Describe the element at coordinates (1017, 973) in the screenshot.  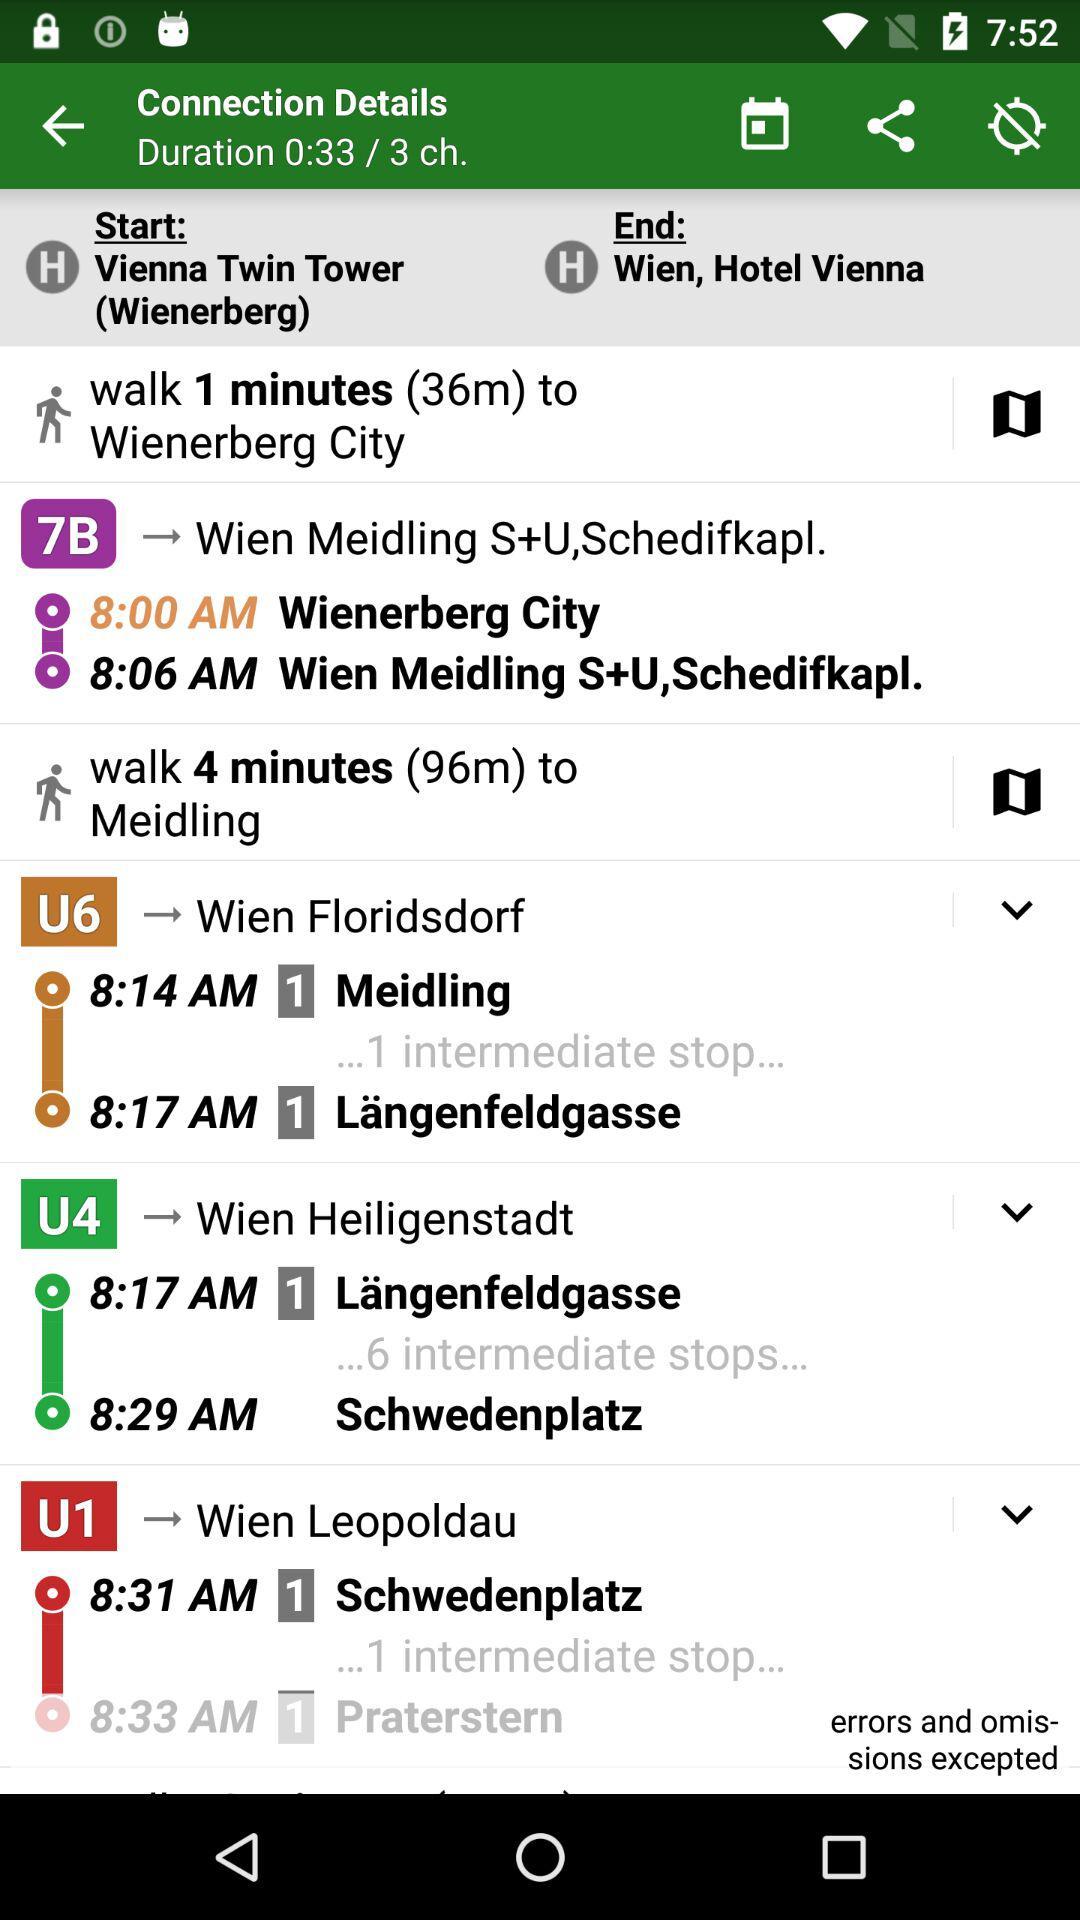
I see `the expand_more icon` at that location.